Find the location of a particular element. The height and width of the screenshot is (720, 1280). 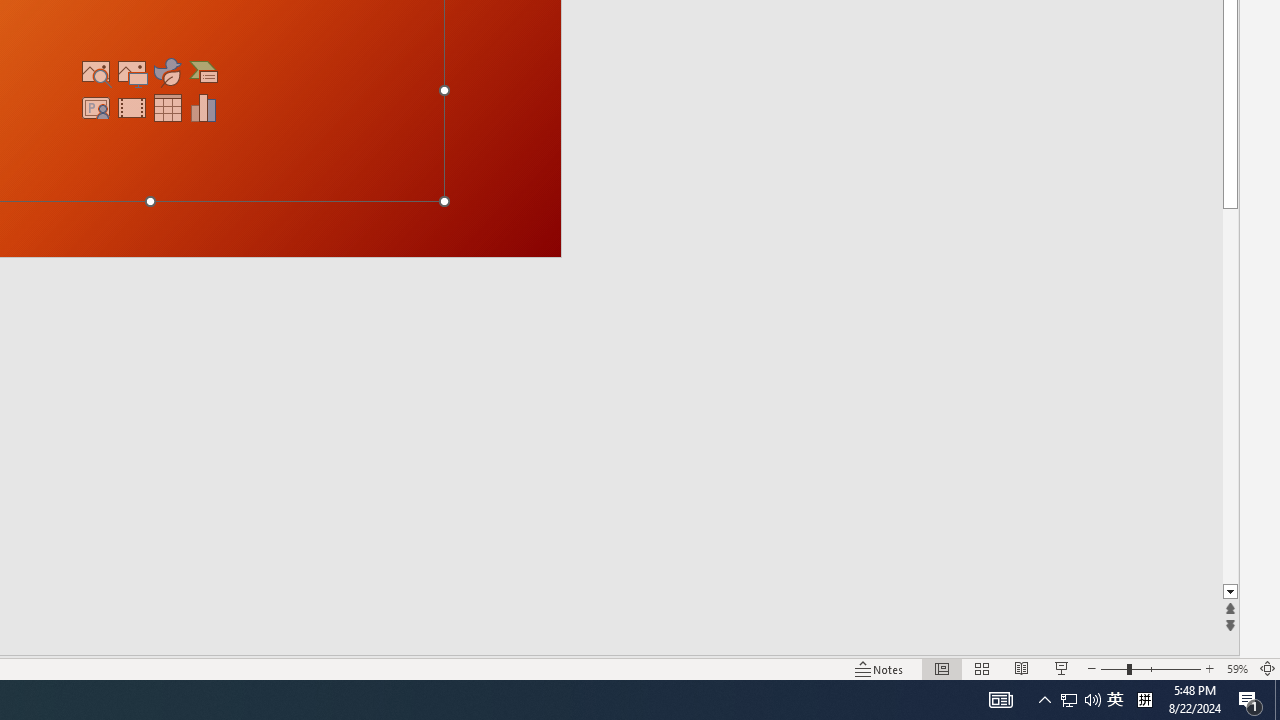

'Insert an Icon' is located at coordinates (168, 71).